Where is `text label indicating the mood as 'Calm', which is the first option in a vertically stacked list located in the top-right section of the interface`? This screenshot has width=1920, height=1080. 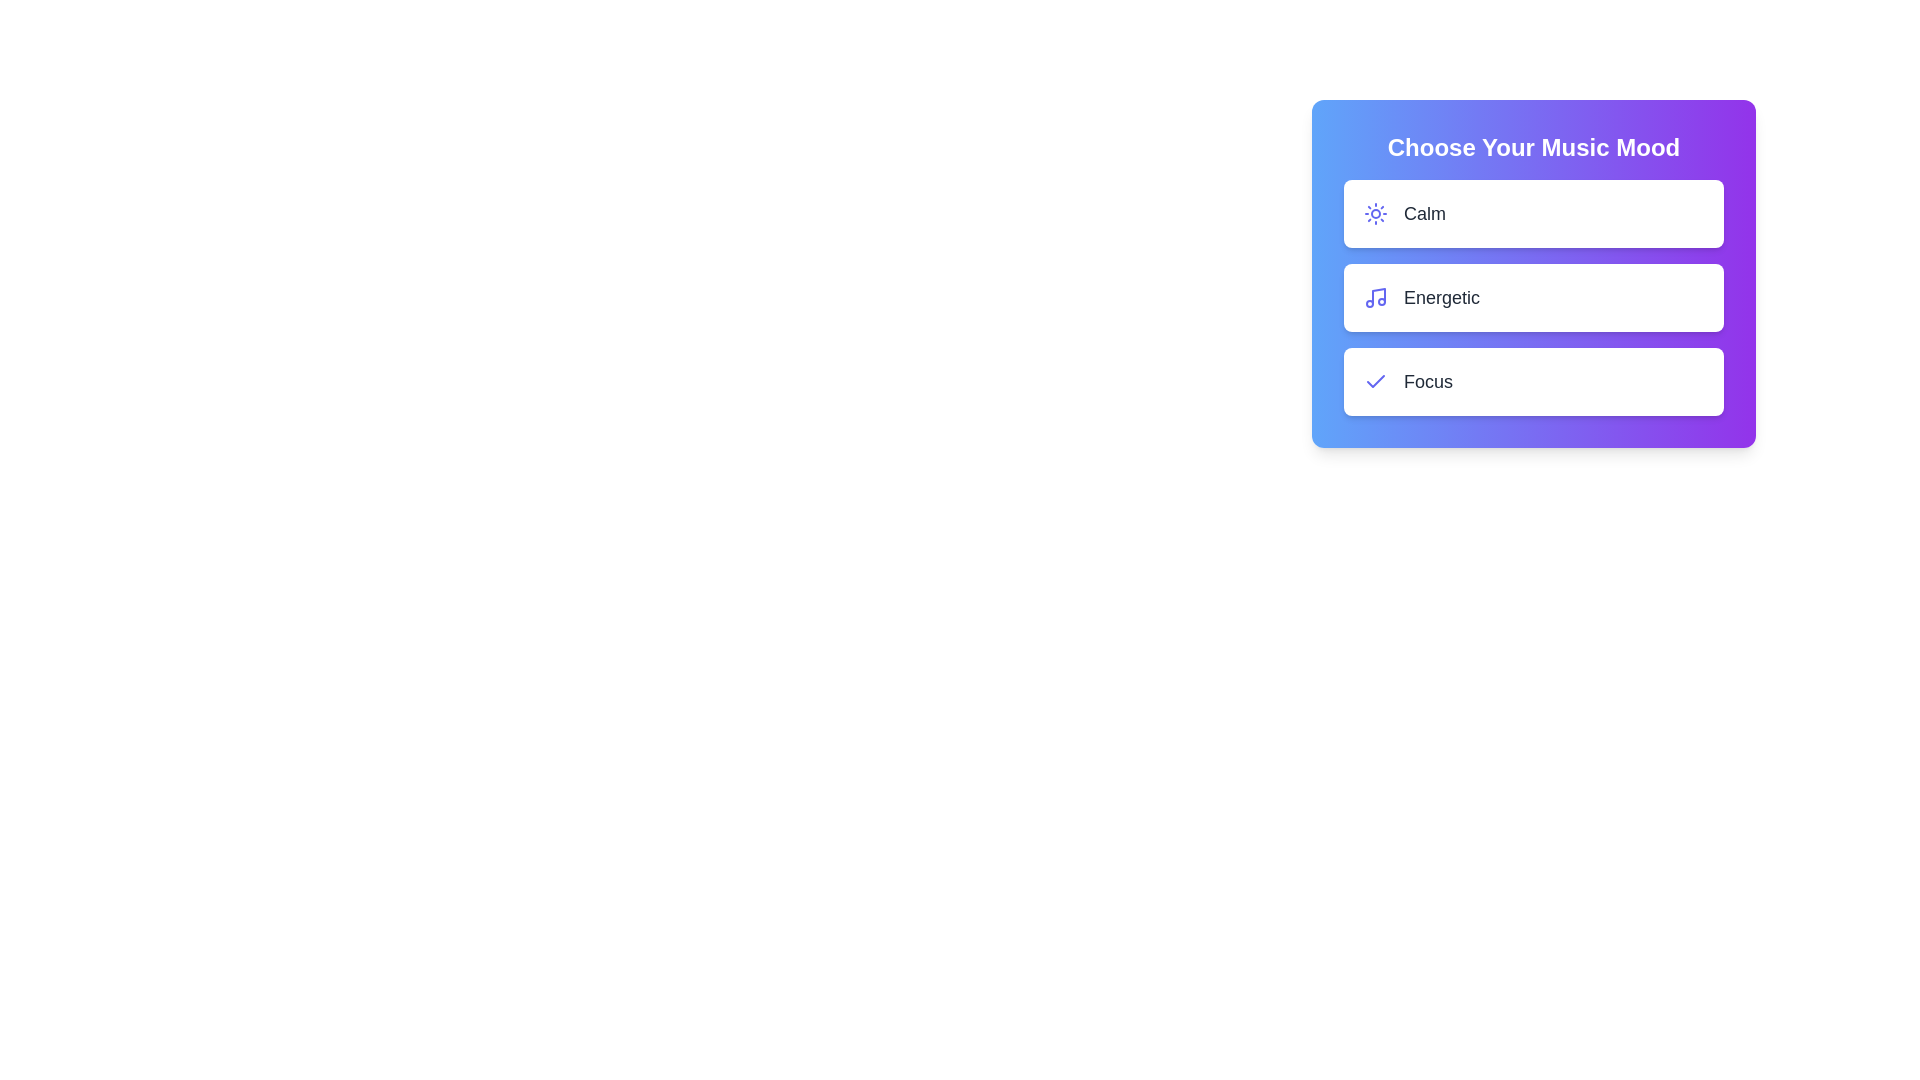 text label indicating the mood as 'Calm', which is the first option in a vertically stacked list located in the top-right section of the interface is located at coordinates (1424, 213).